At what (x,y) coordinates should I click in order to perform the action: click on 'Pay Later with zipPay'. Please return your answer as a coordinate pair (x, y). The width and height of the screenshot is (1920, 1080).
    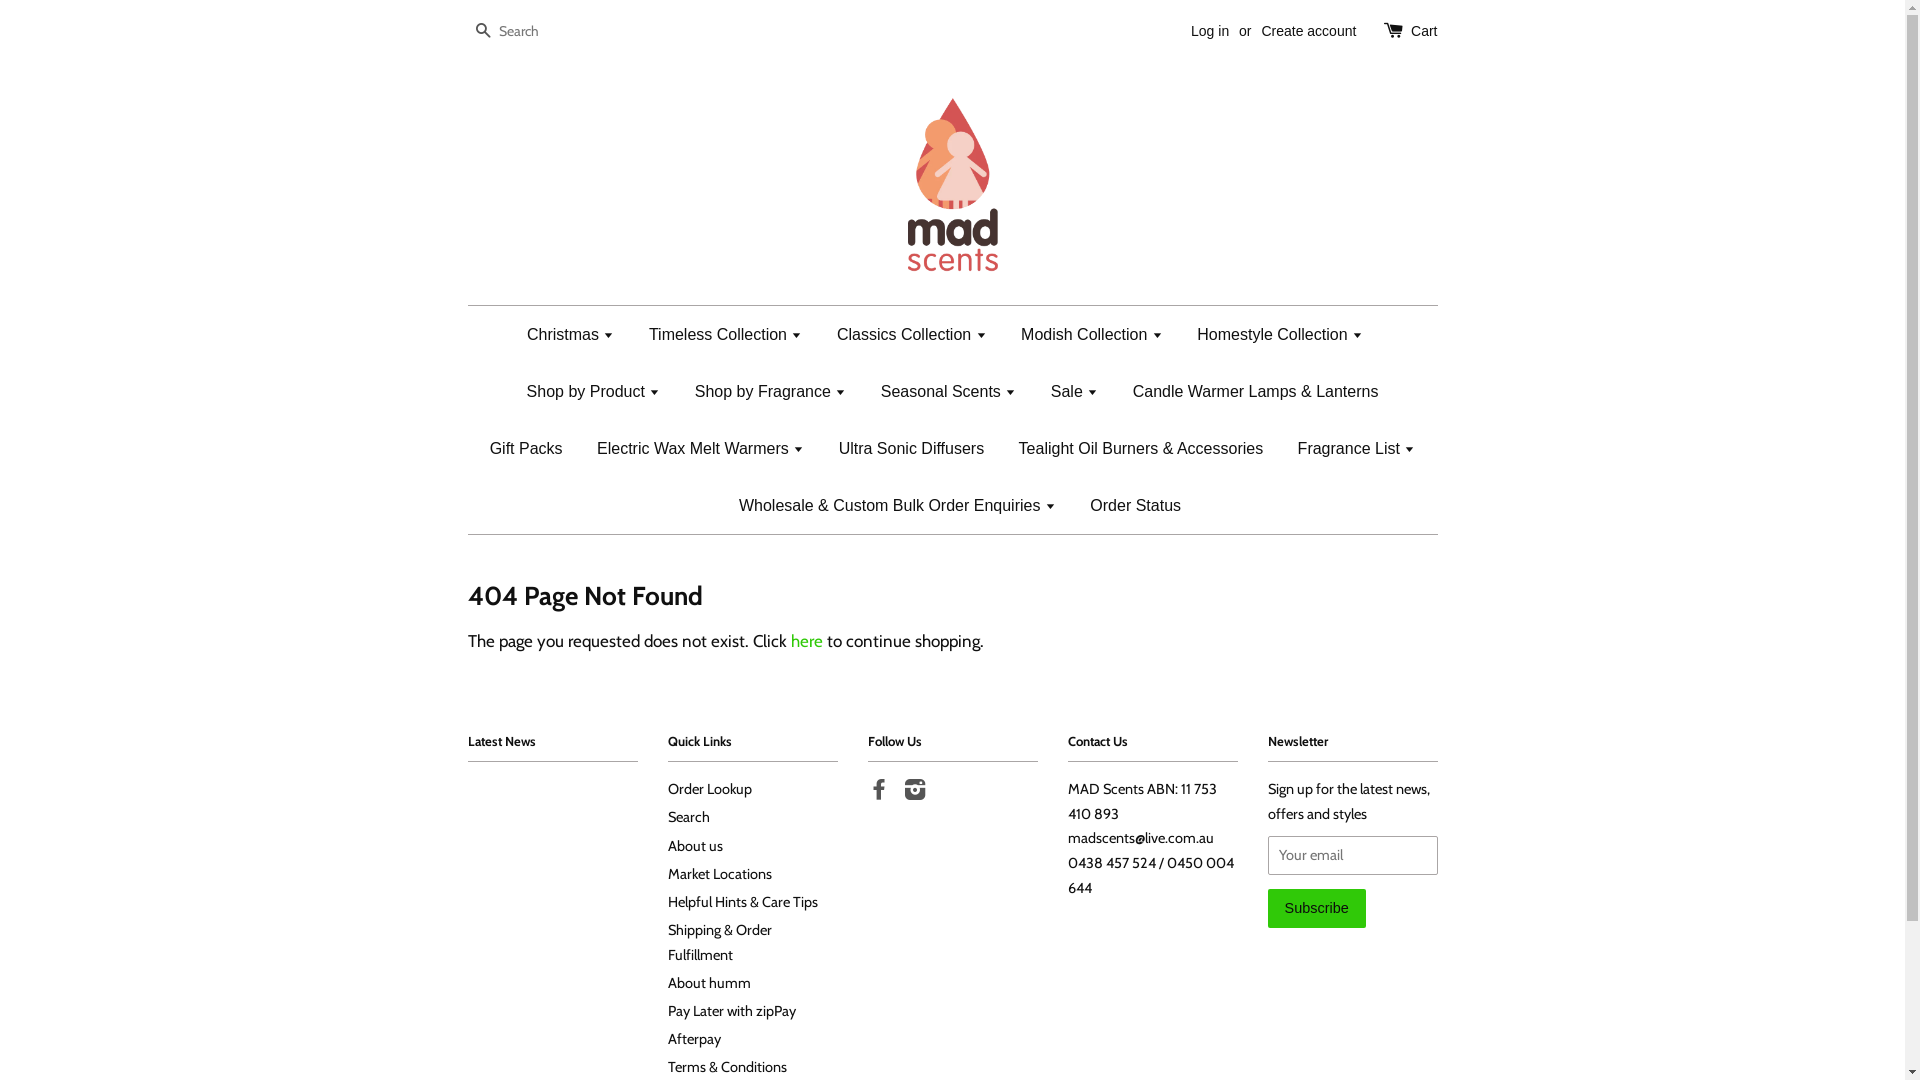
    Looking at the image, I should click on (730, 1010).